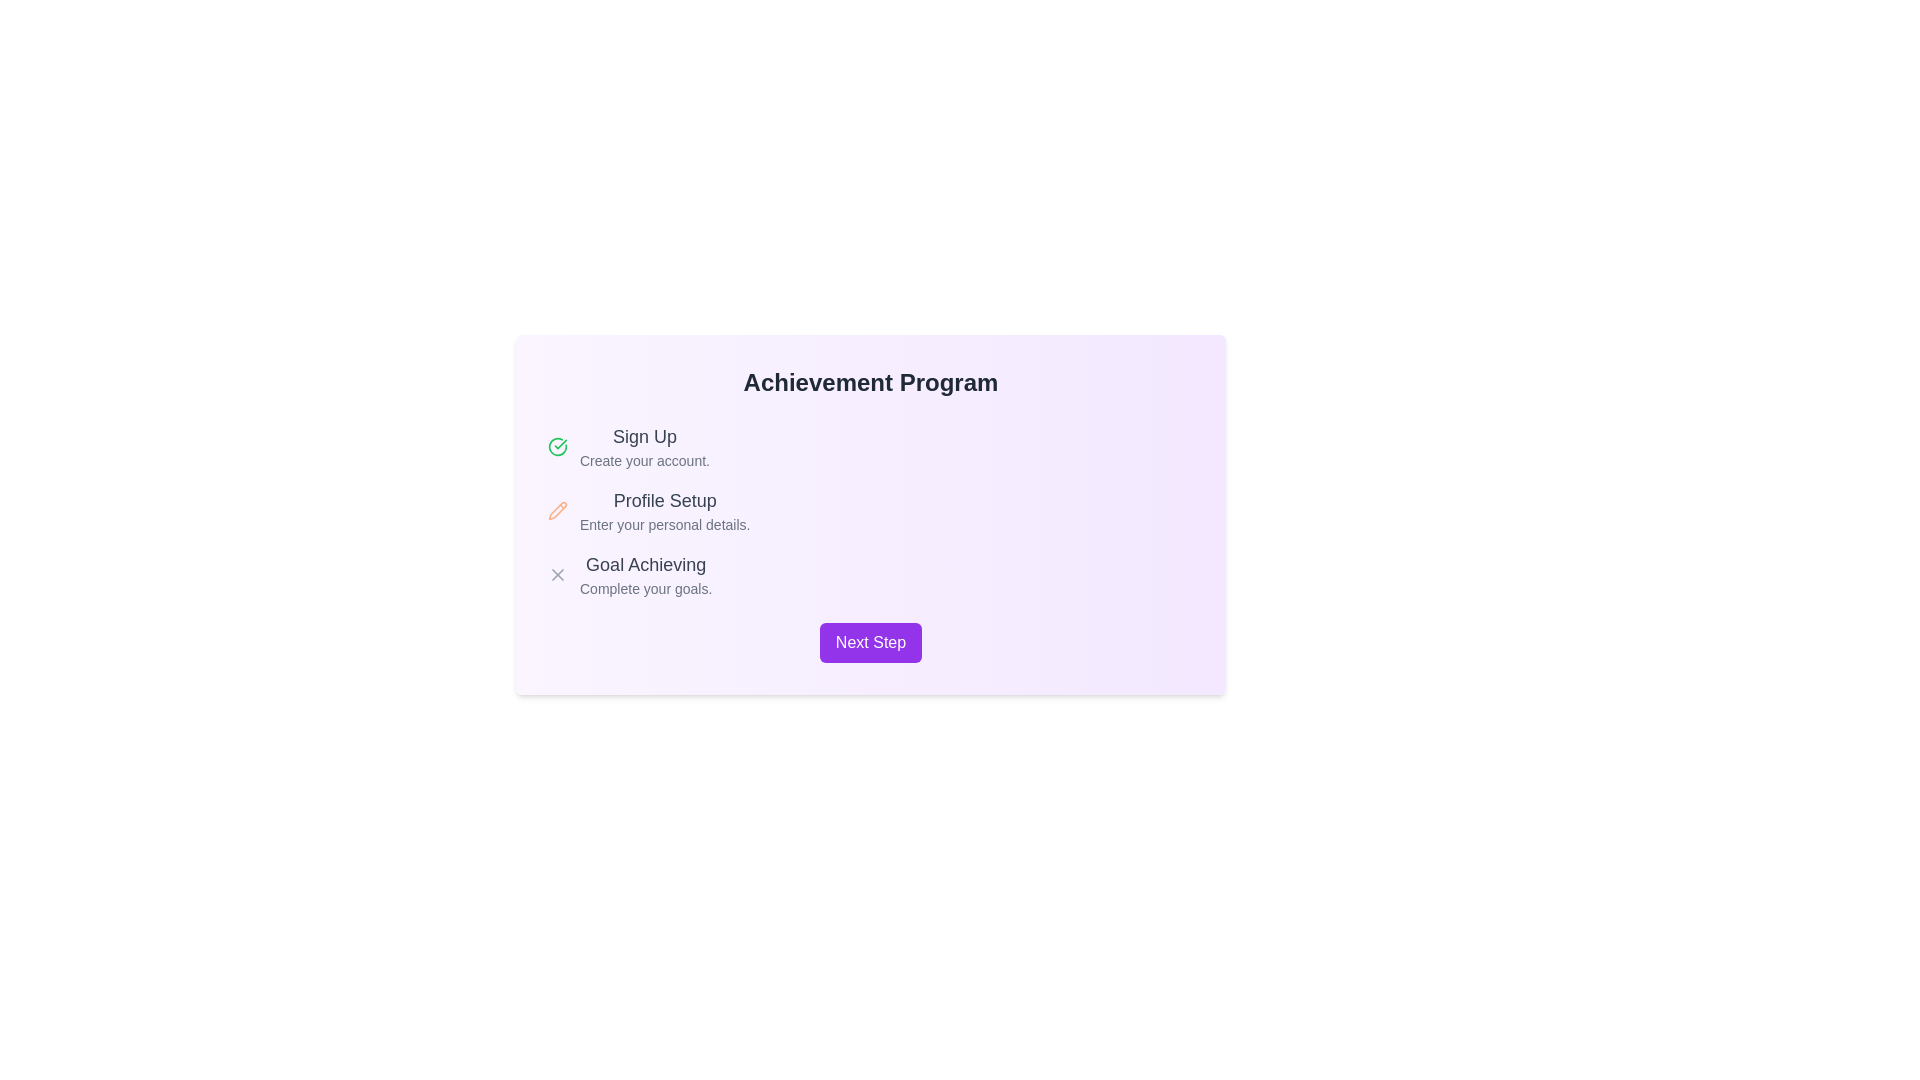 This screenshot has height=1080, width=1920. I want to click on the helper text displaying 'Enter your personal details.' which is located below the bold 'Profile Setup' text in the Profile Setup section, so click(665, 523).